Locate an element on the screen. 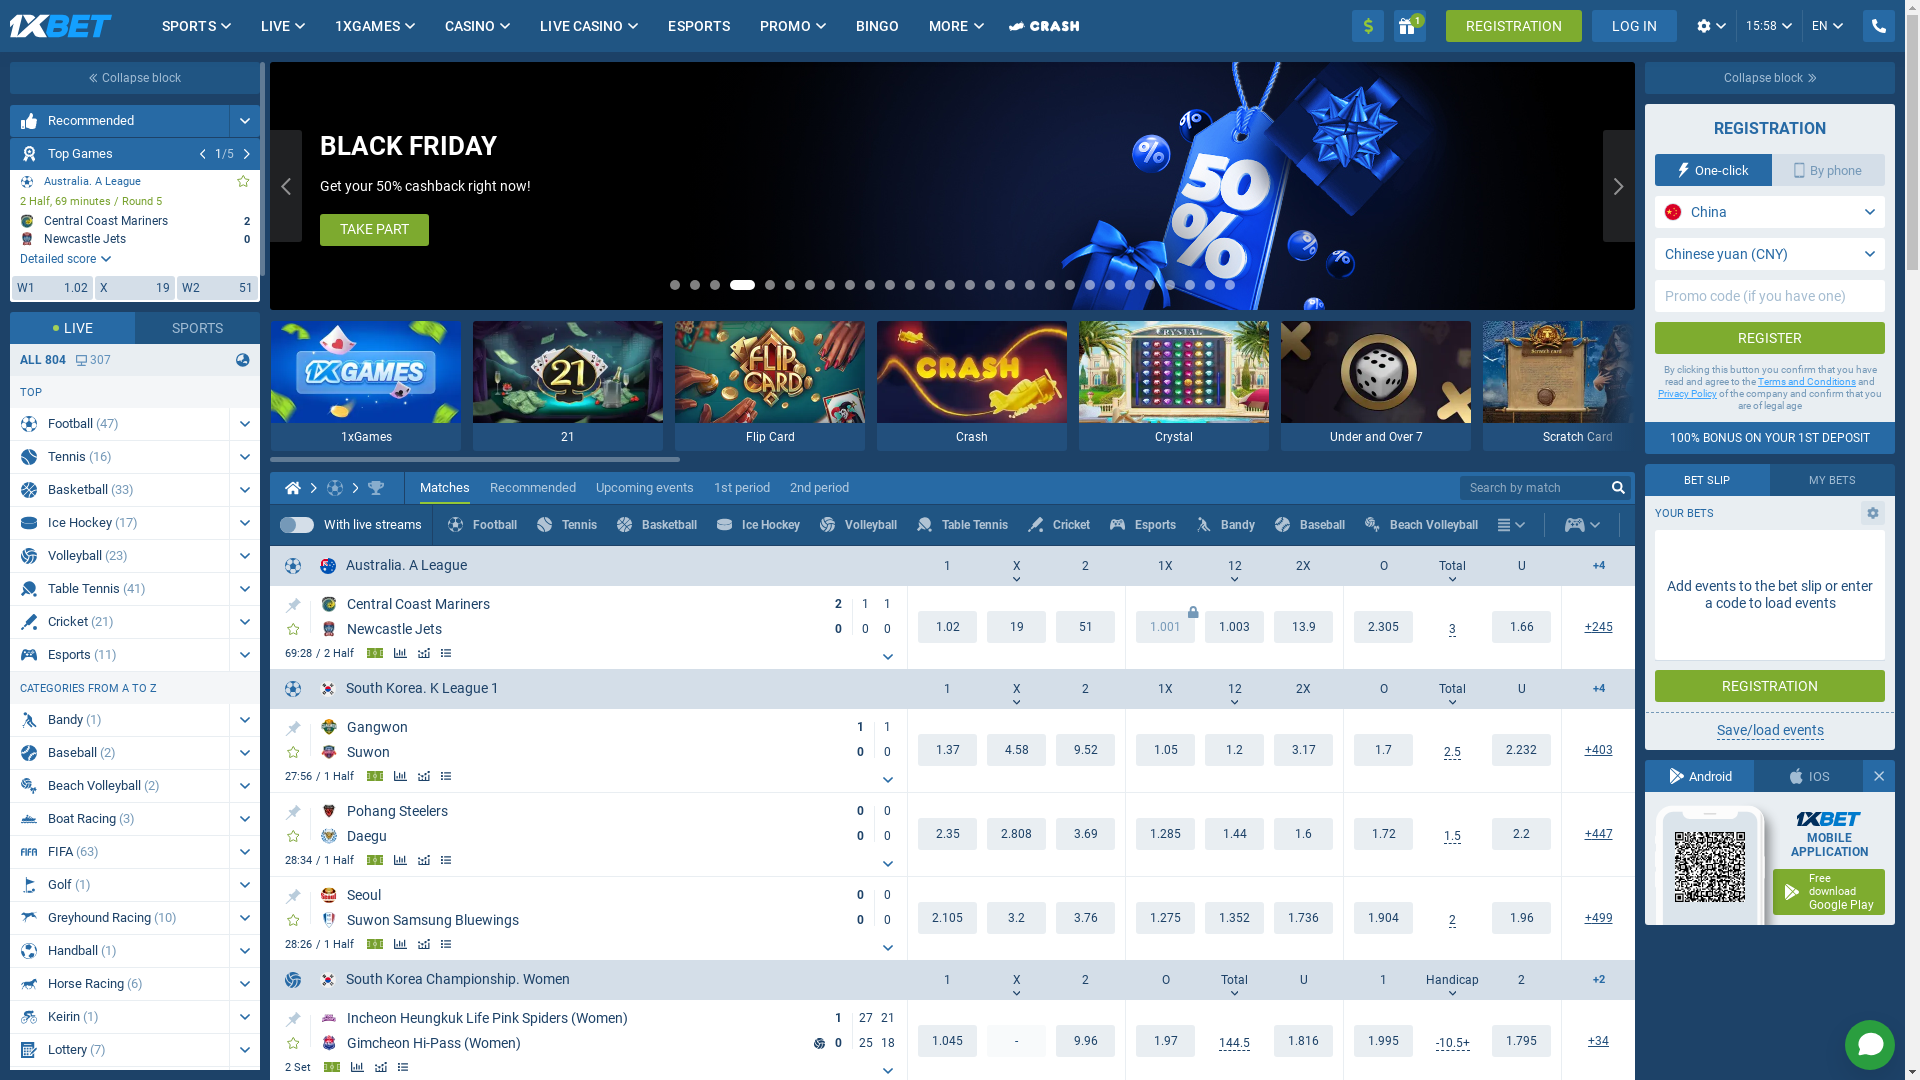 Image resolution: width=1920 pixels, height=1080 pixels. '1.736' is located at coordinates (1303, 918).